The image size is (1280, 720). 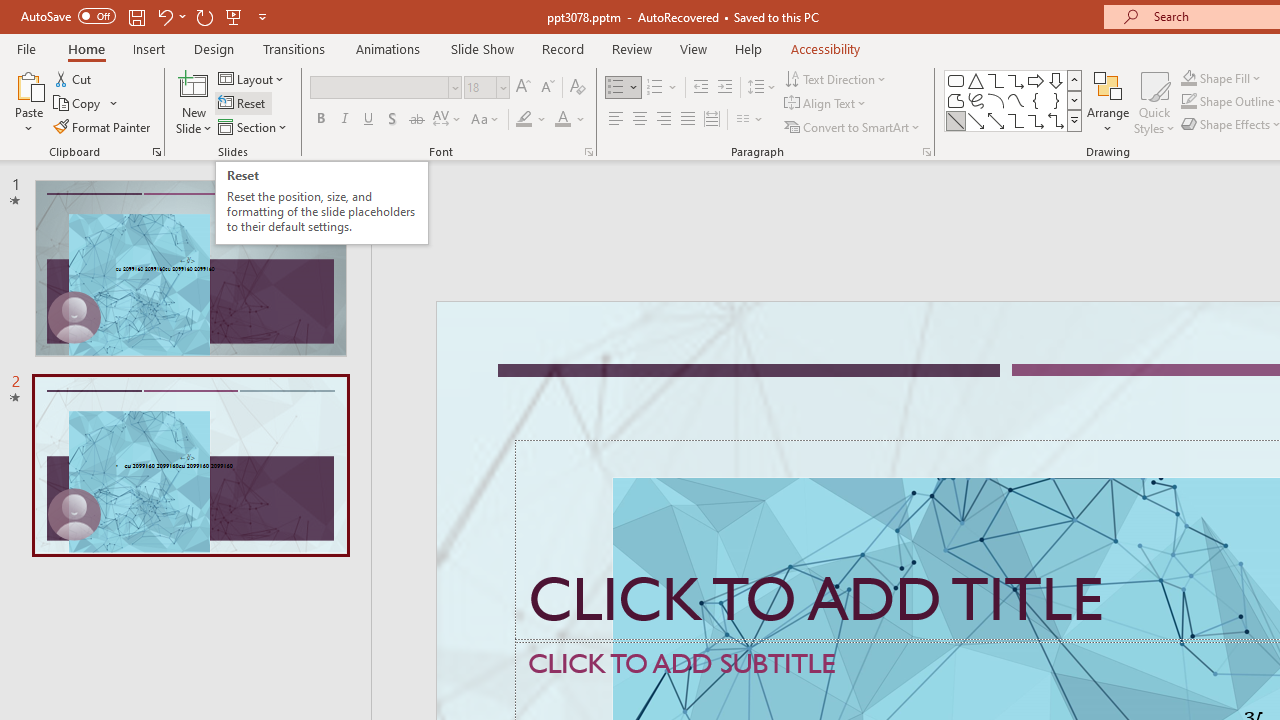 What do you see at coordinates (415, 119) in the screenshot?
I see `'Strikethrough'` at bounding box center [415, 119].